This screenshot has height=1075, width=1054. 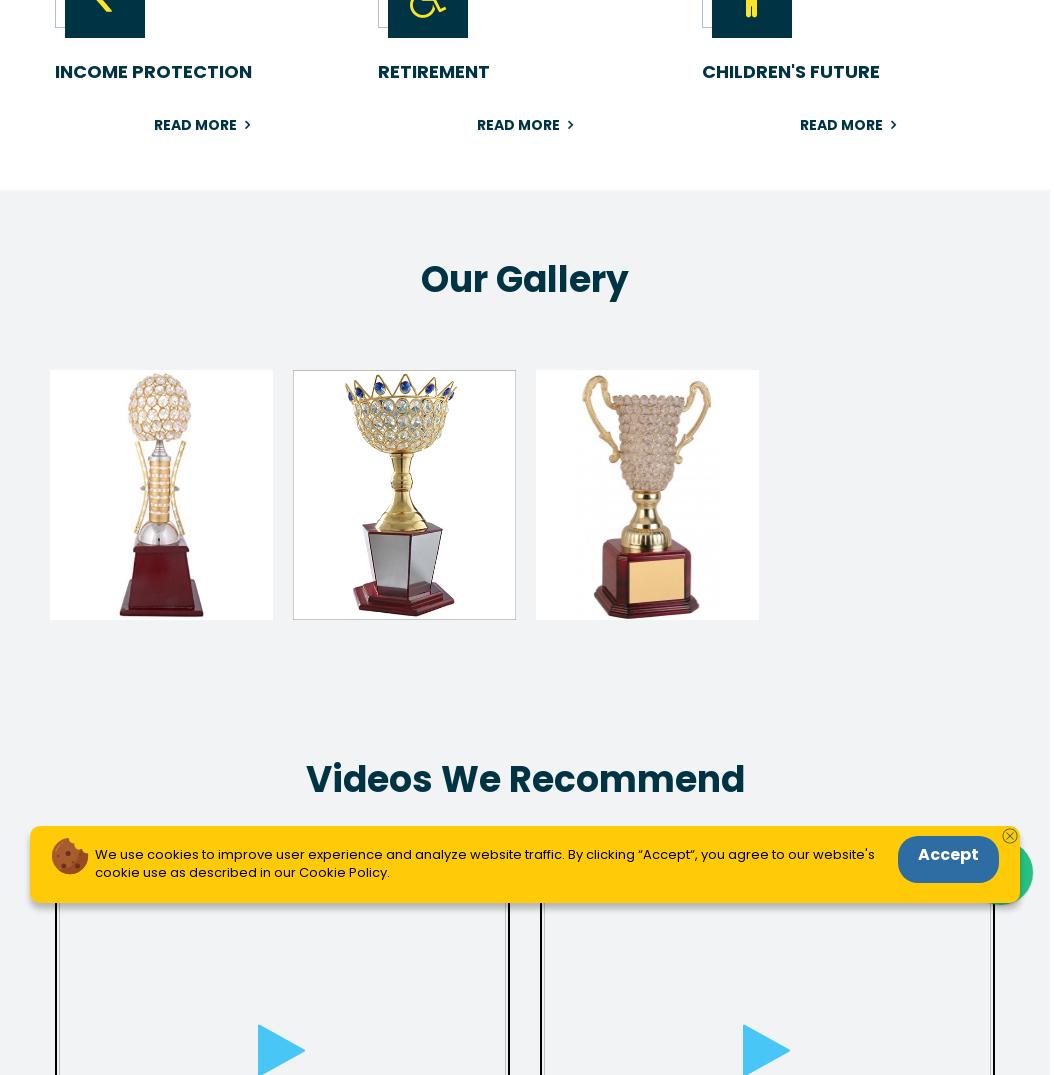 What do you see at coordinates (93, 863) in the screenshot?
I see `'We use cookies to improve user experience and analyze website traffic. By clicking “Accept“, you agree to our website's cookie use as described in our Cookie Policy.'` at bounding box center [93, 863].